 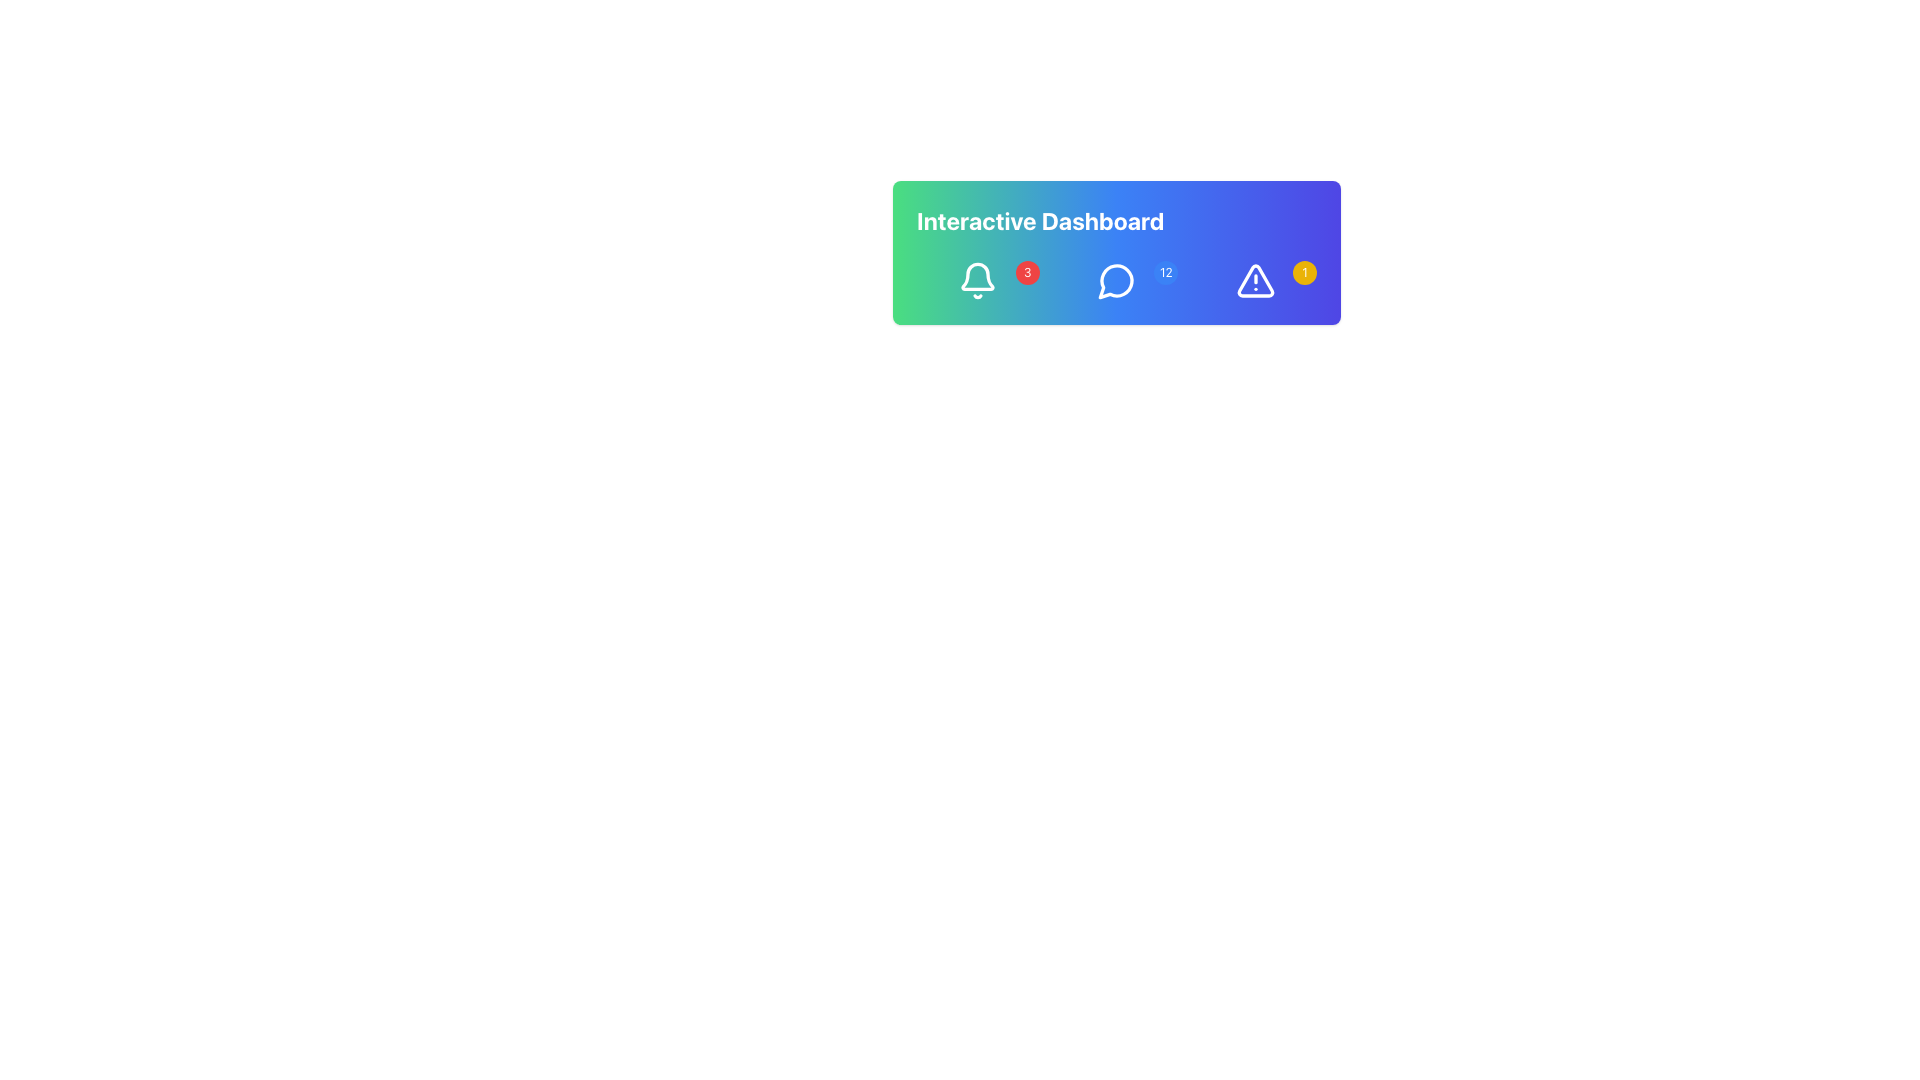 What do you see at coordinates (978, 276) in the screenshot?
I see `the bell-shaped icon in the first position of the row within the blue to green gradient header bar labeled 'Interactive Dashboard'` at bounding box center [978, 276].